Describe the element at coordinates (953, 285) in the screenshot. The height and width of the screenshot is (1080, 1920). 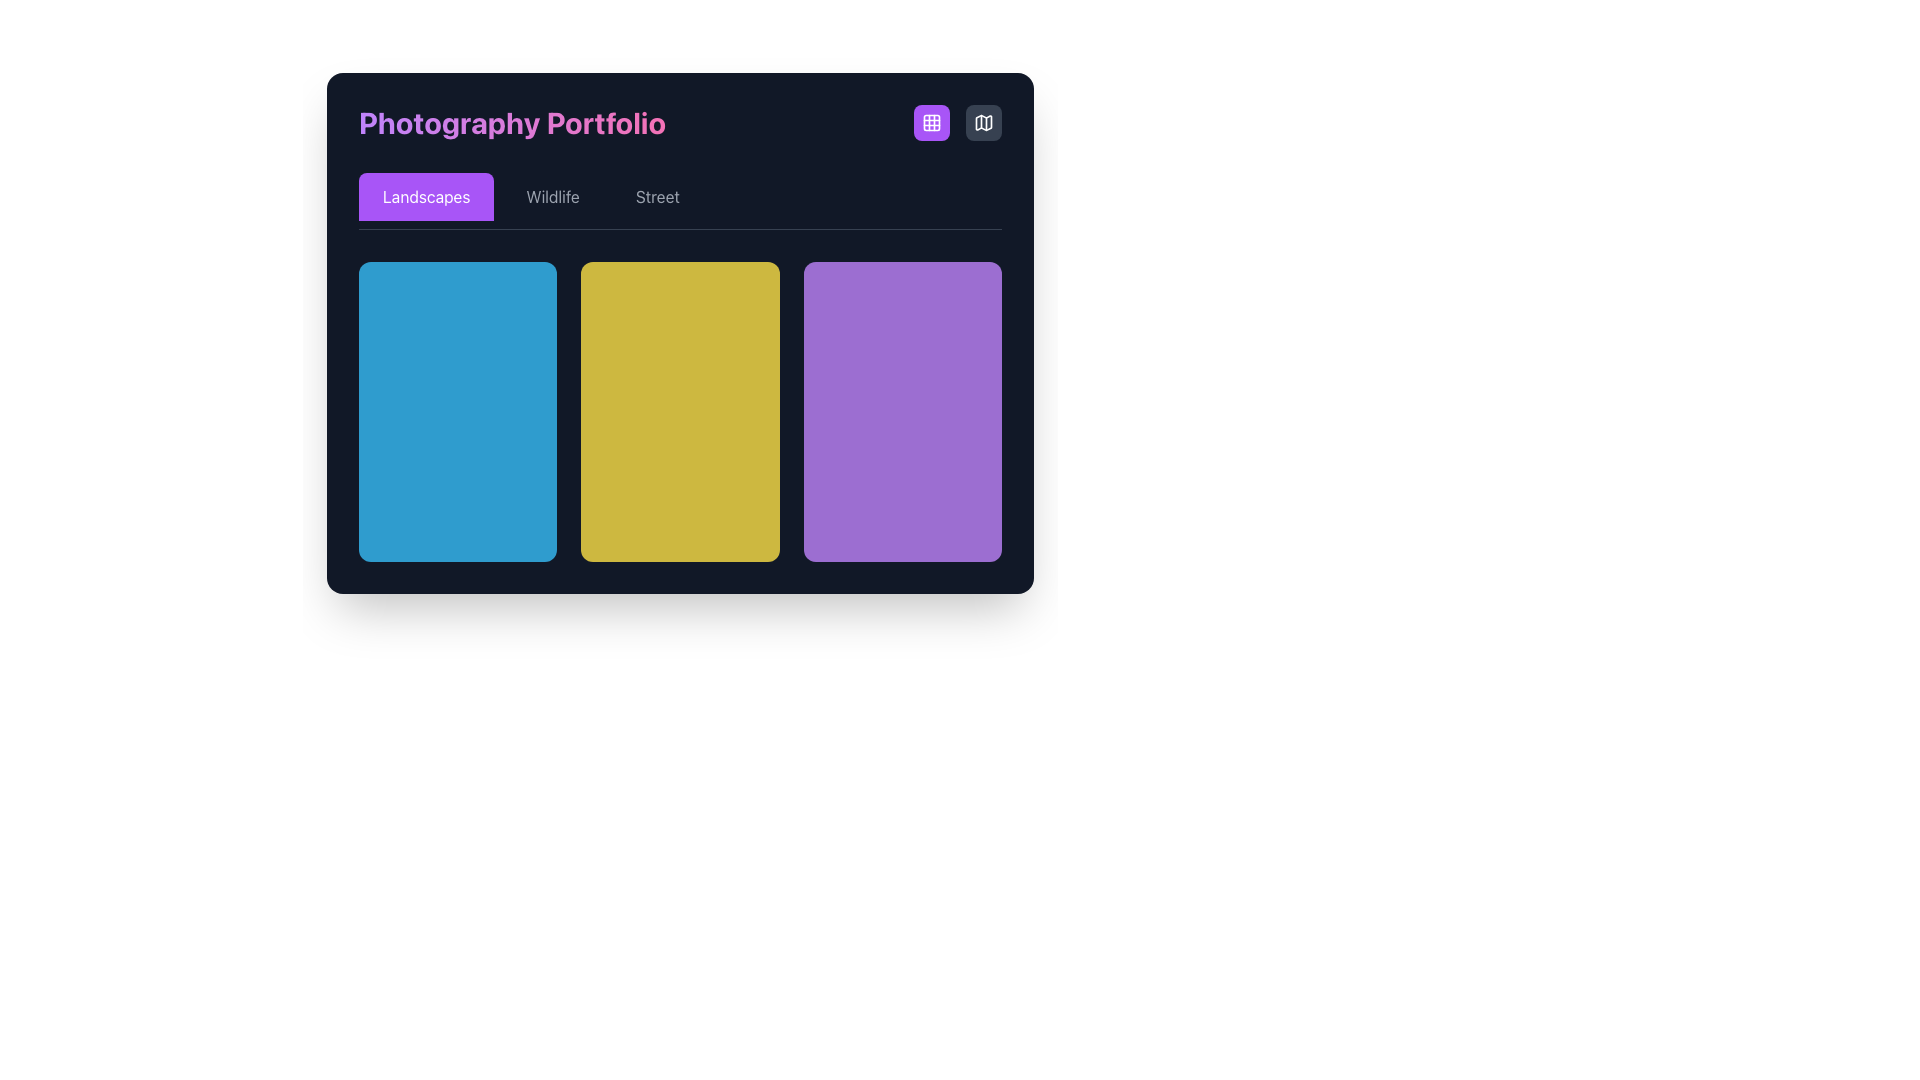
I see `the second circular indicator, which is located between an orange circle and a blue circle, positioned slightly above the center-right of the user interface` at that location.